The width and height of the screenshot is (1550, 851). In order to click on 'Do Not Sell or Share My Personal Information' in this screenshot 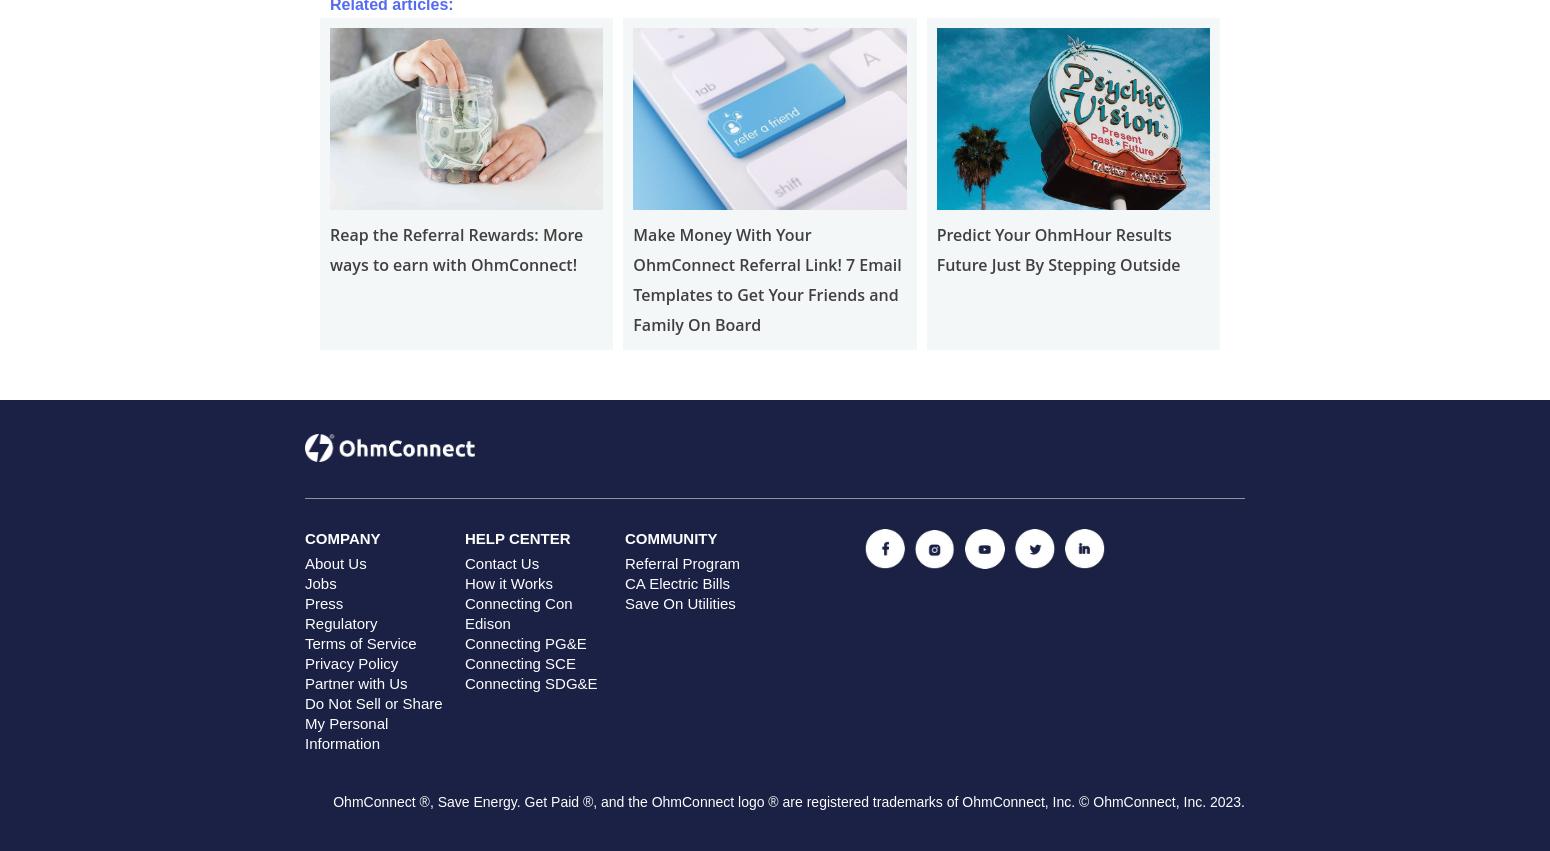, I will do `click(305, 722)`.